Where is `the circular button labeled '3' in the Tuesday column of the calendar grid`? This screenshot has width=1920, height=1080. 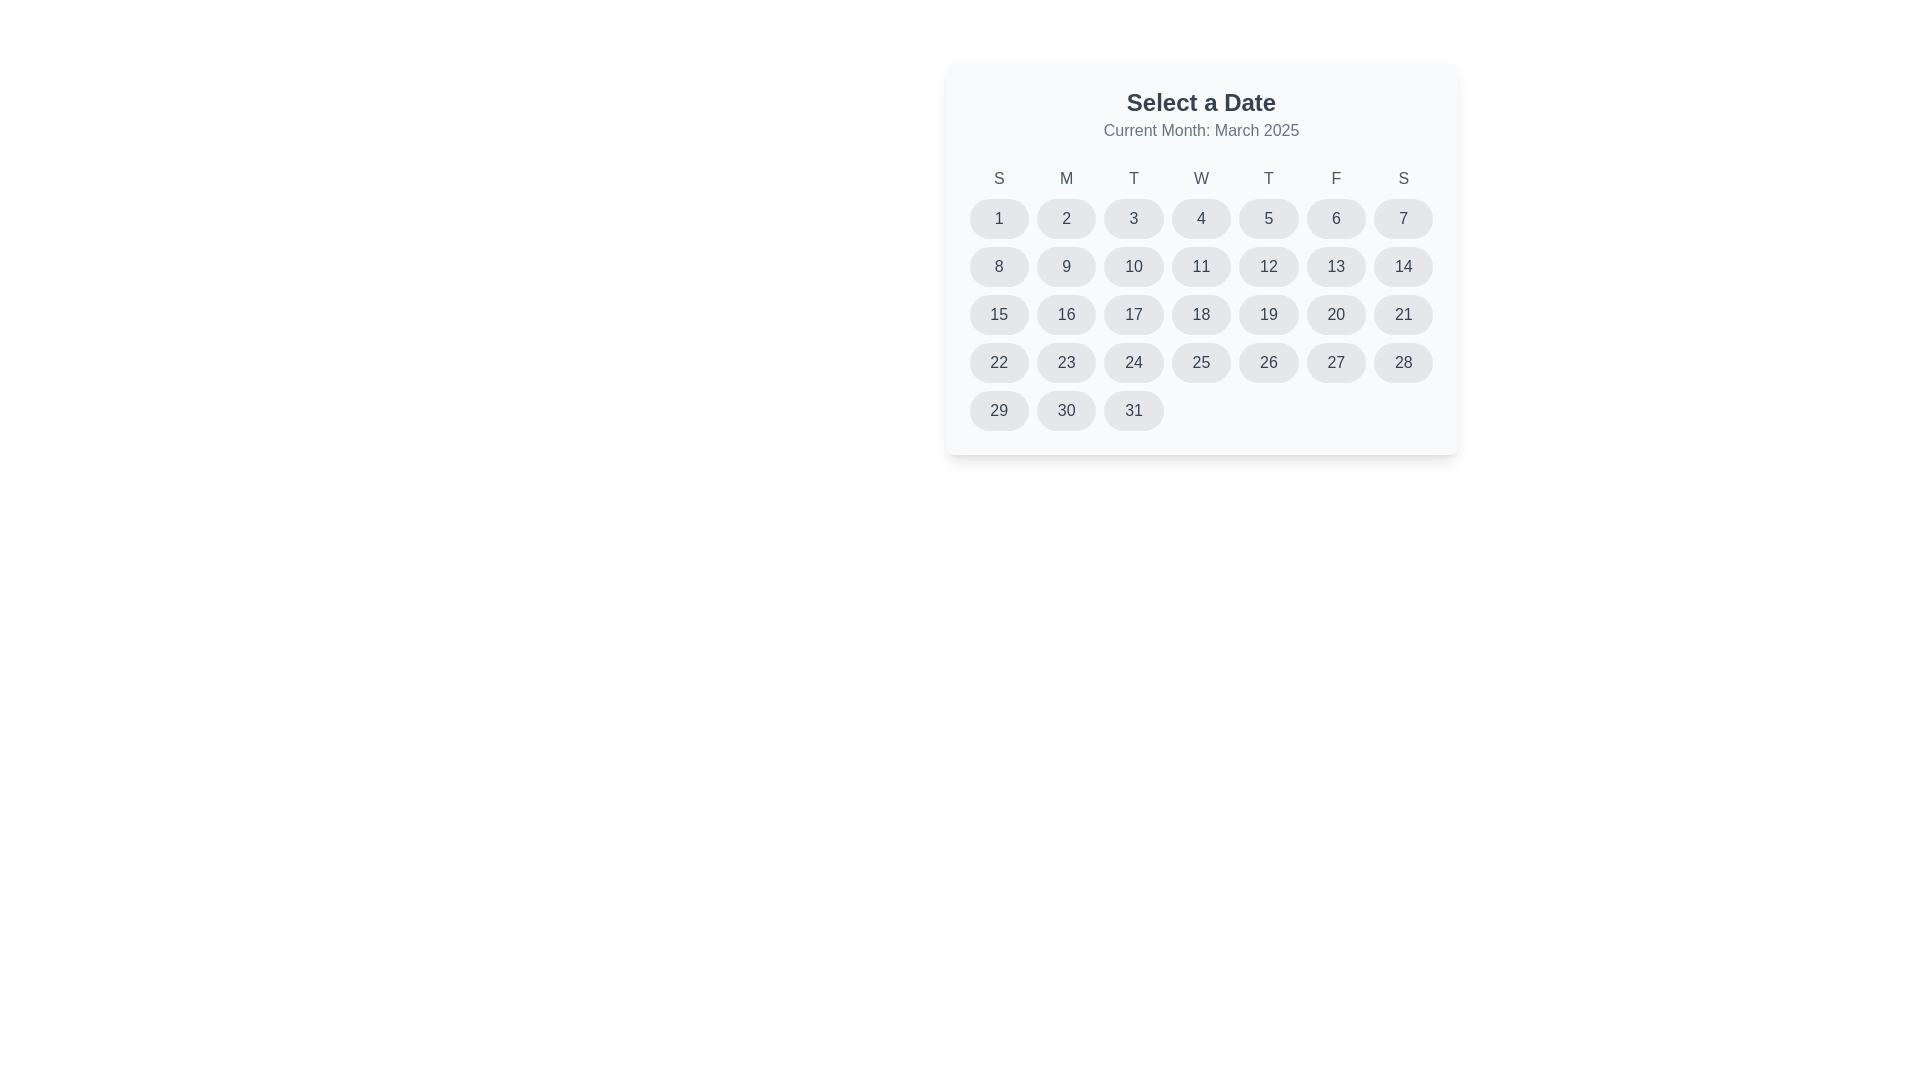 the circular button labeled '3' in the Tuesday column of the calendar grid is located at coordinates (1134, 219).